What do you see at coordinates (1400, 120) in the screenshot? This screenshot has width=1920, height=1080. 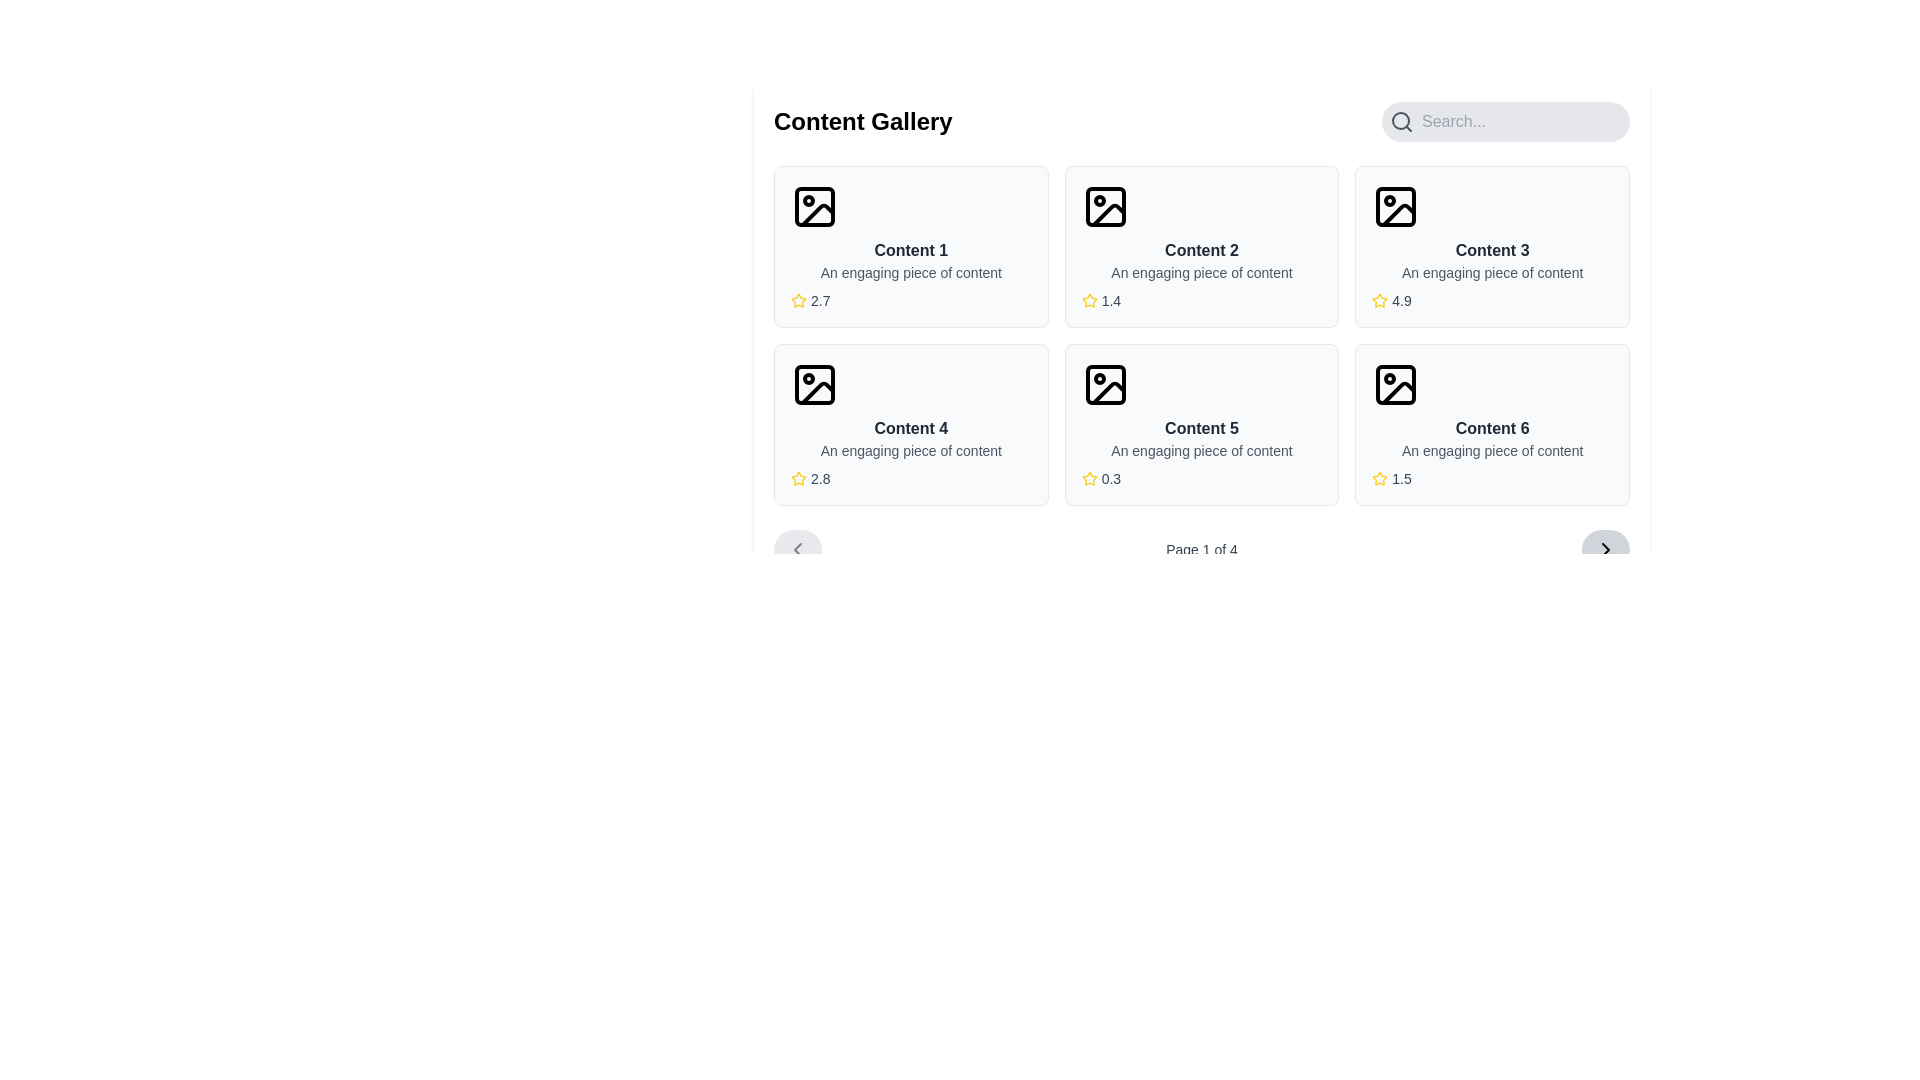 I see `the circular graphical component within the search icon in the top-right search bar` at bounding box center [1400, 120].